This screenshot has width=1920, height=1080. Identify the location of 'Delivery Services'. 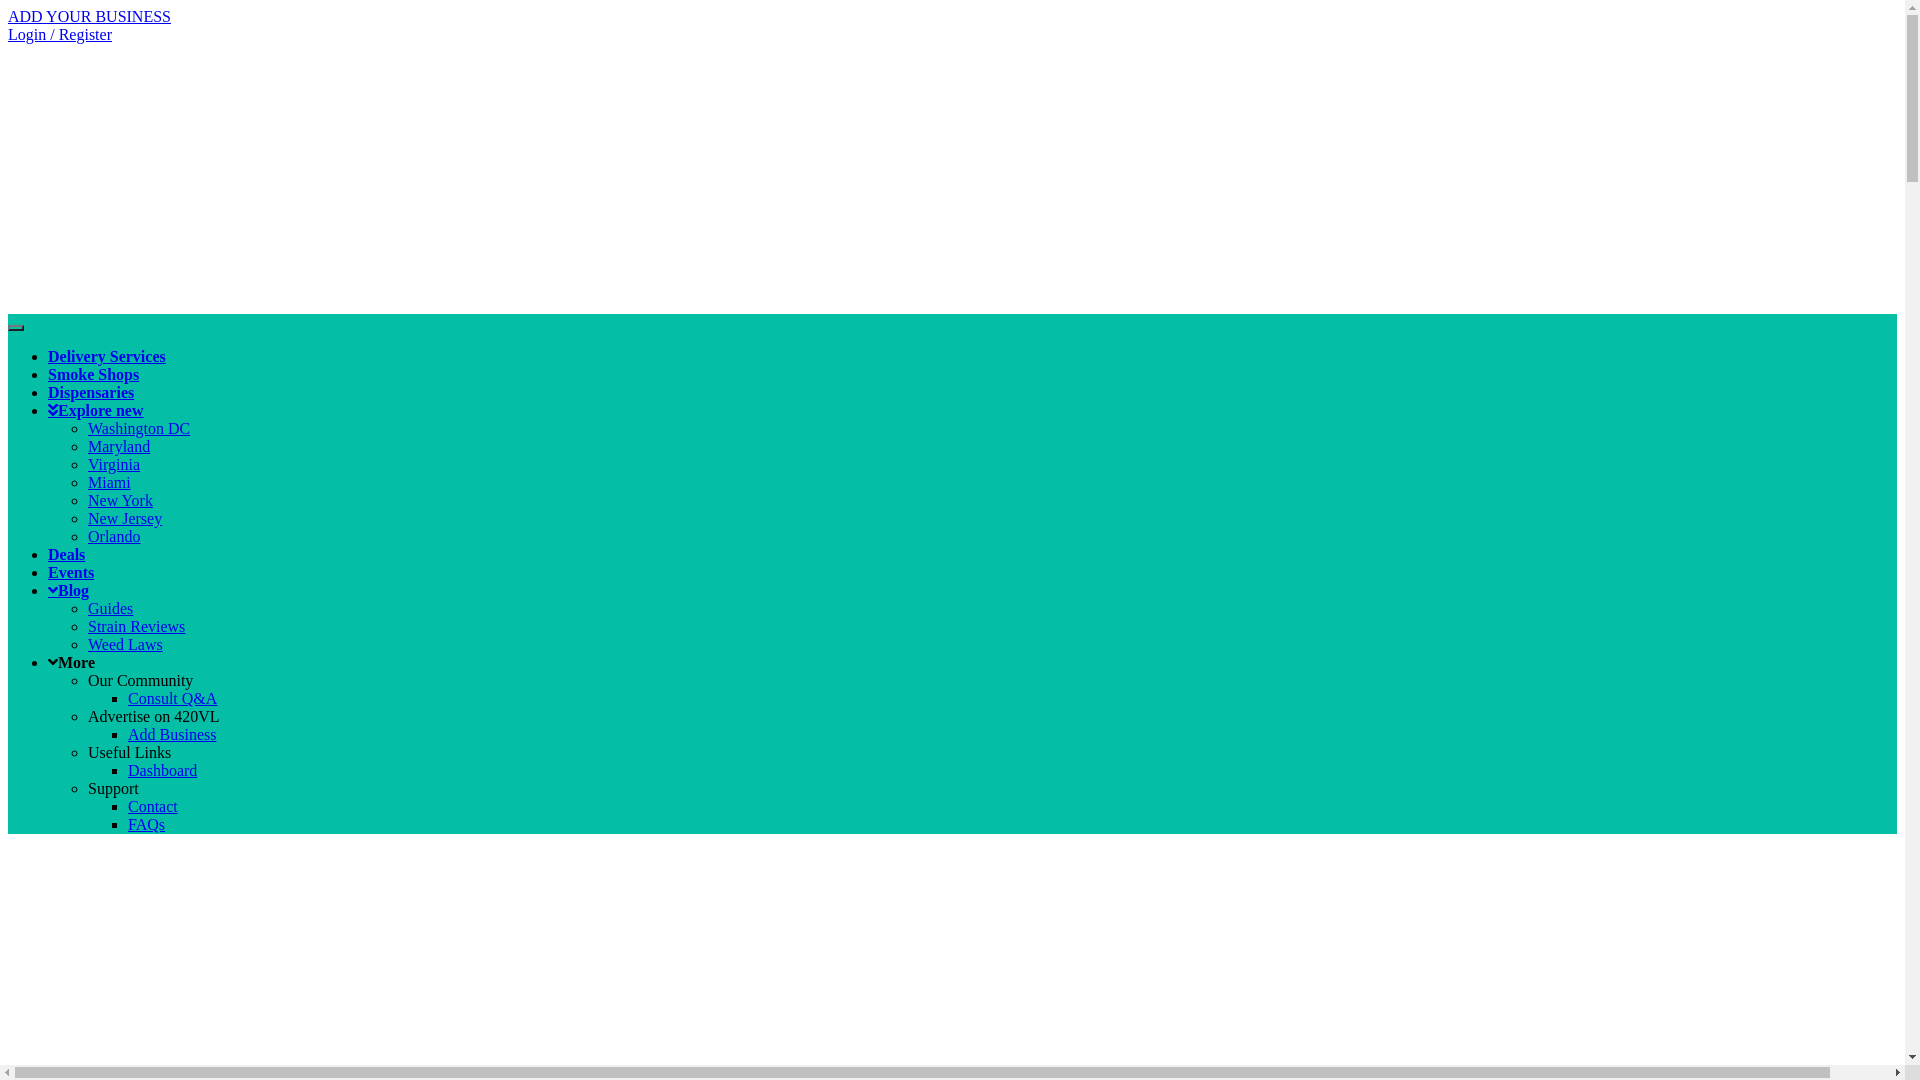
(105, 355).